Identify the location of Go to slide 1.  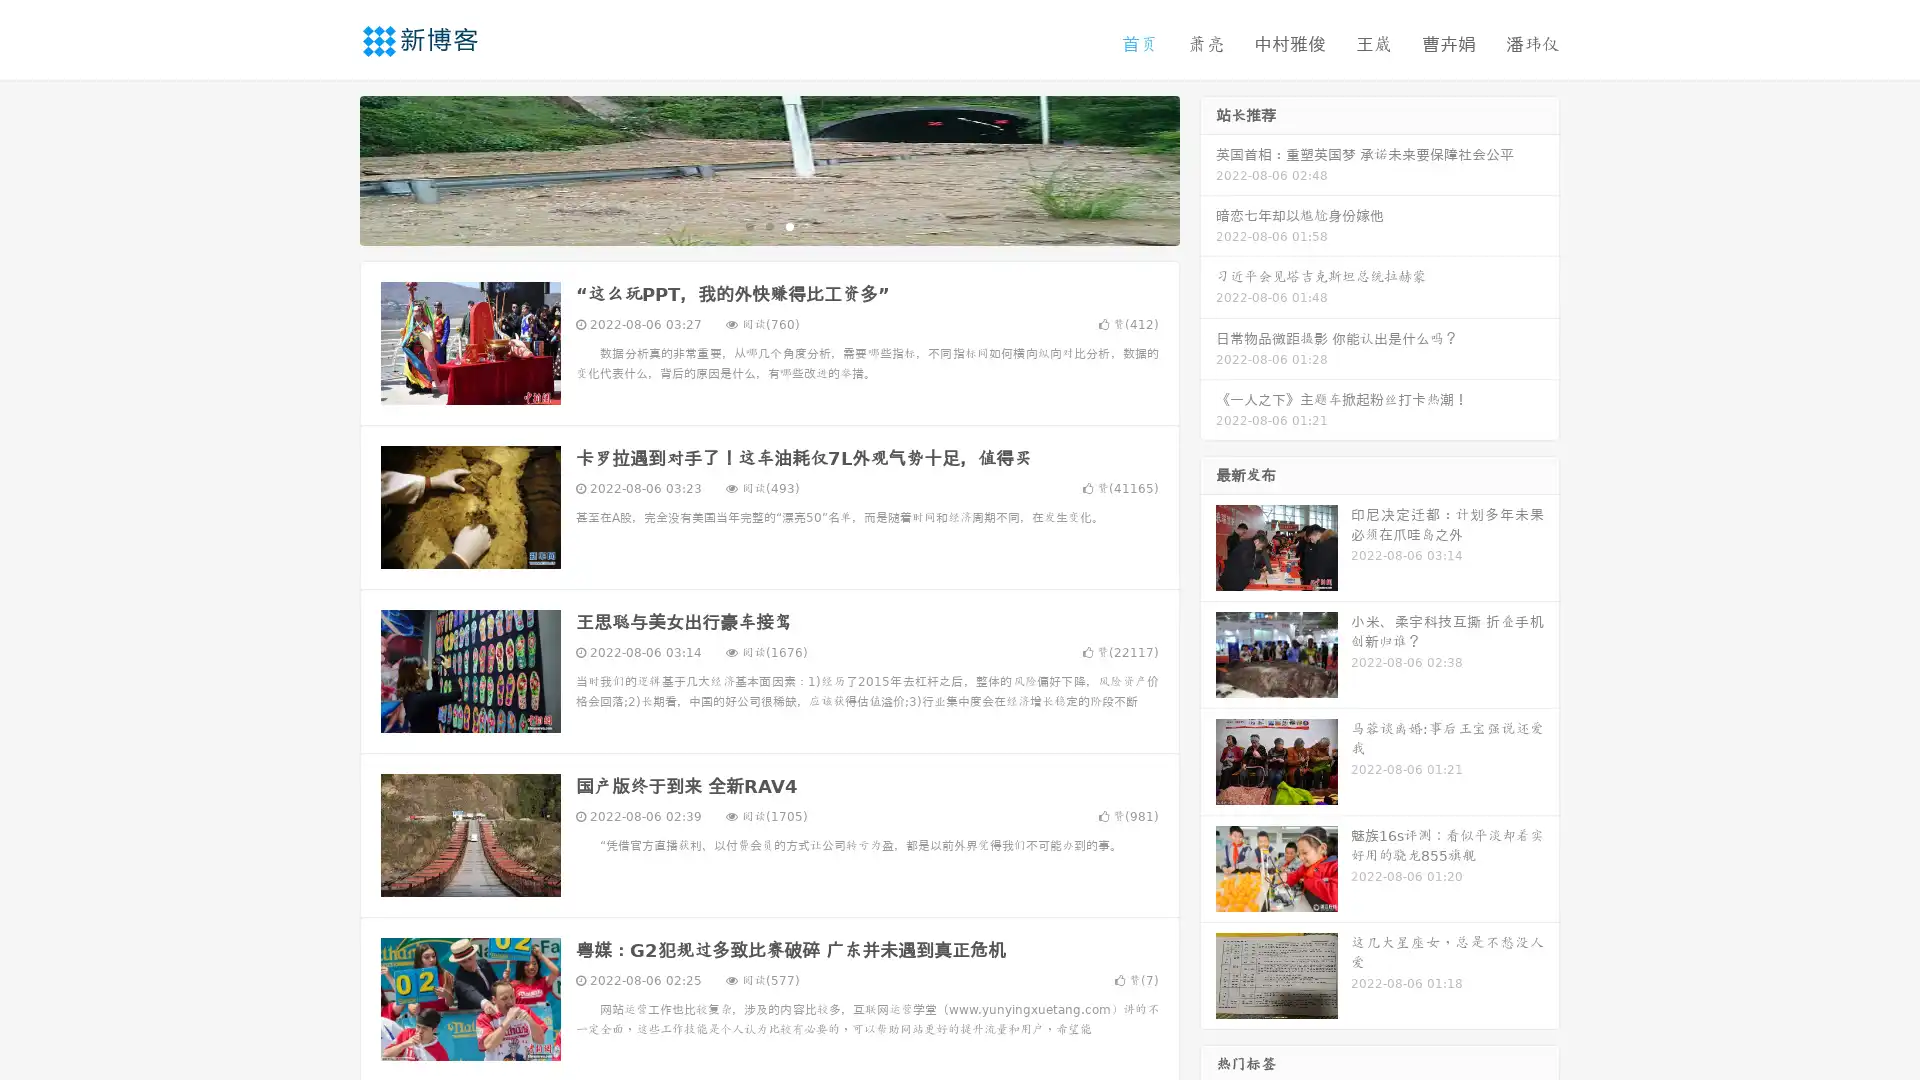
(748, 225).